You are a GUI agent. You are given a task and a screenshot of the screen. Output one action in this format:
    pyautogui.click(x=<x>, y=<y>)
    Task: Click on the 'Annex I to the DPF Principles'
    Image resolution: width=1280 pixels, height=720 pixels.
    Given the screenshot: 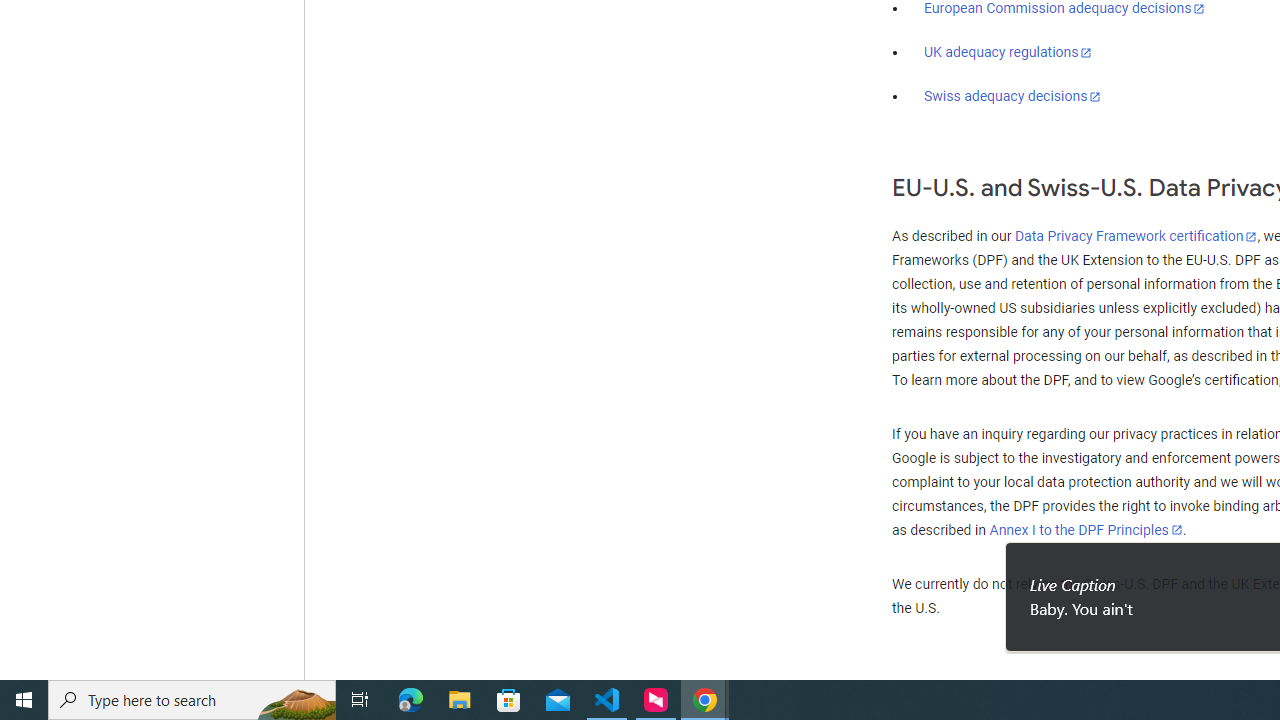 What is the action you would take?
    pyautogui.click(x=1085, y=529)
    